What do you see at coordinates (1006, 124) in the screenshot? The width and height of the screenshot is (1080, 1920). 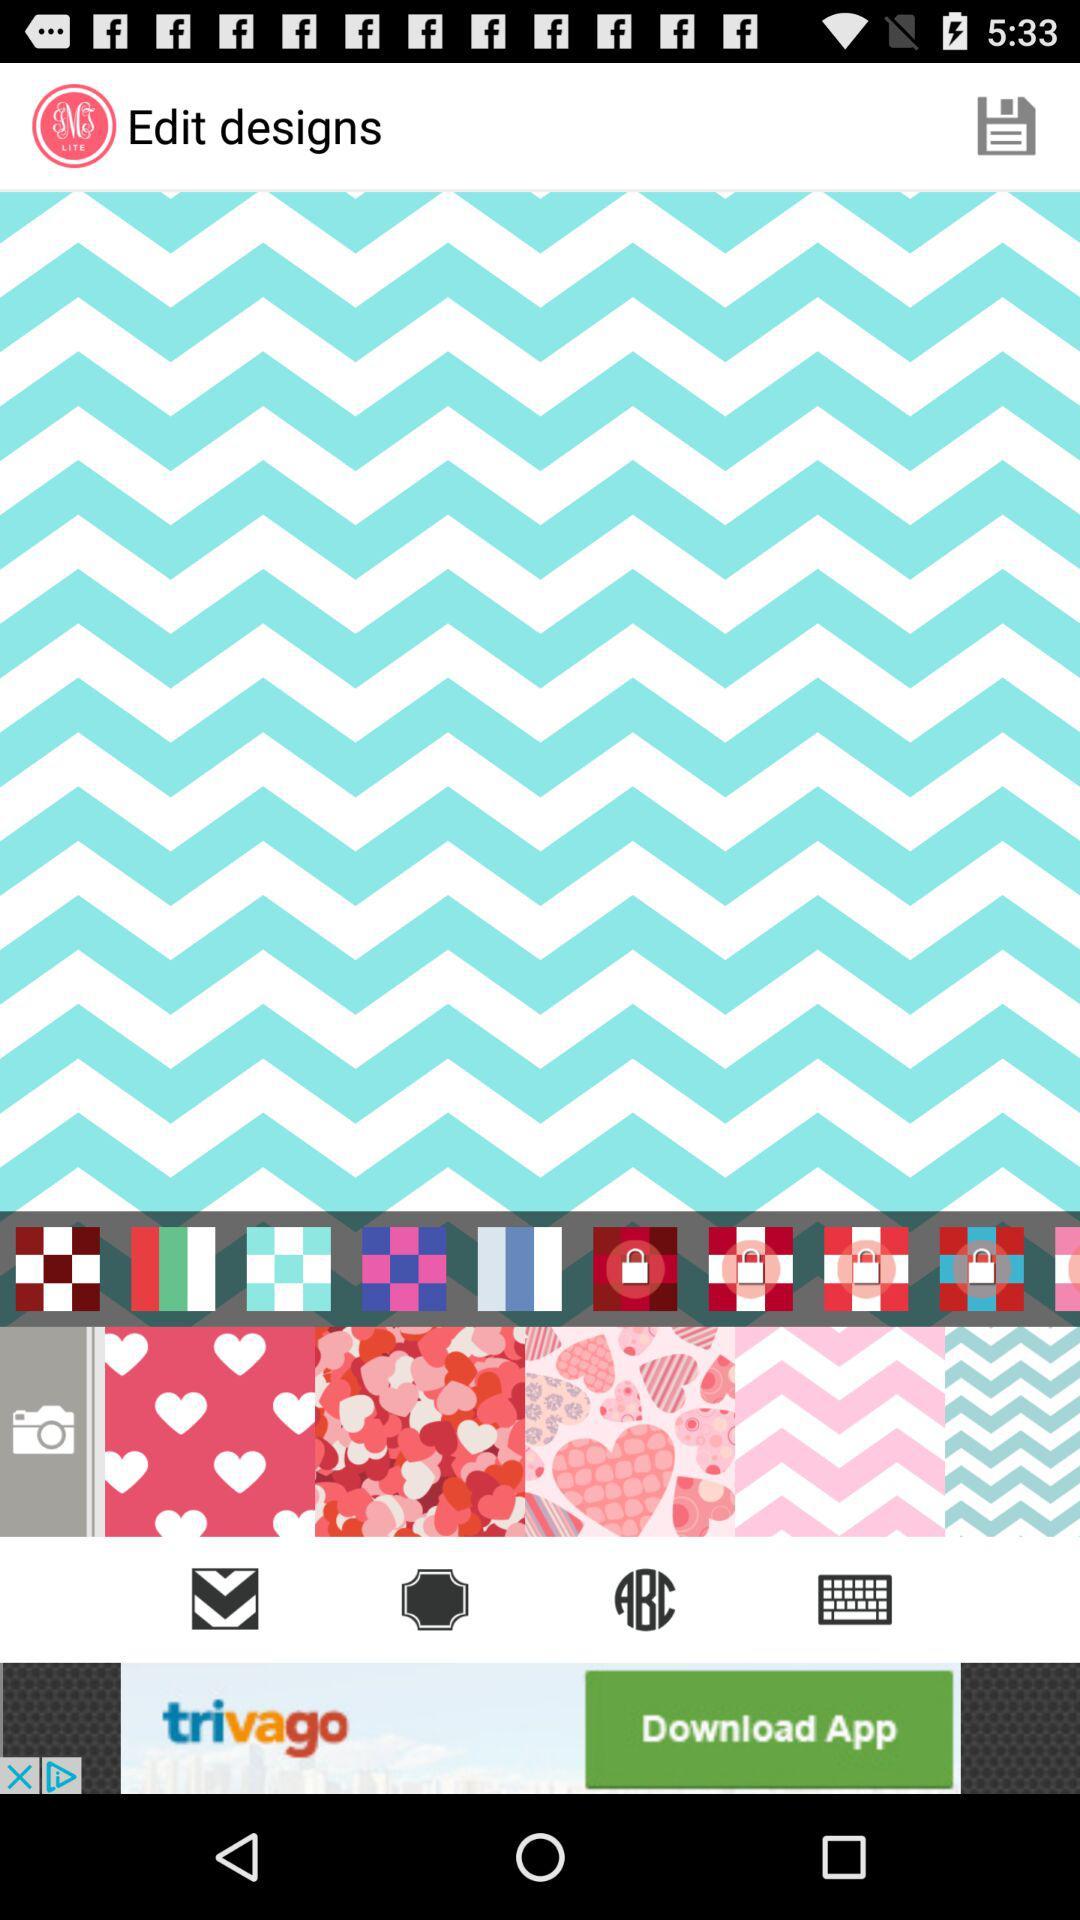 I see `the icon which is at the top right of the page` at bounding box center [1006, 124].